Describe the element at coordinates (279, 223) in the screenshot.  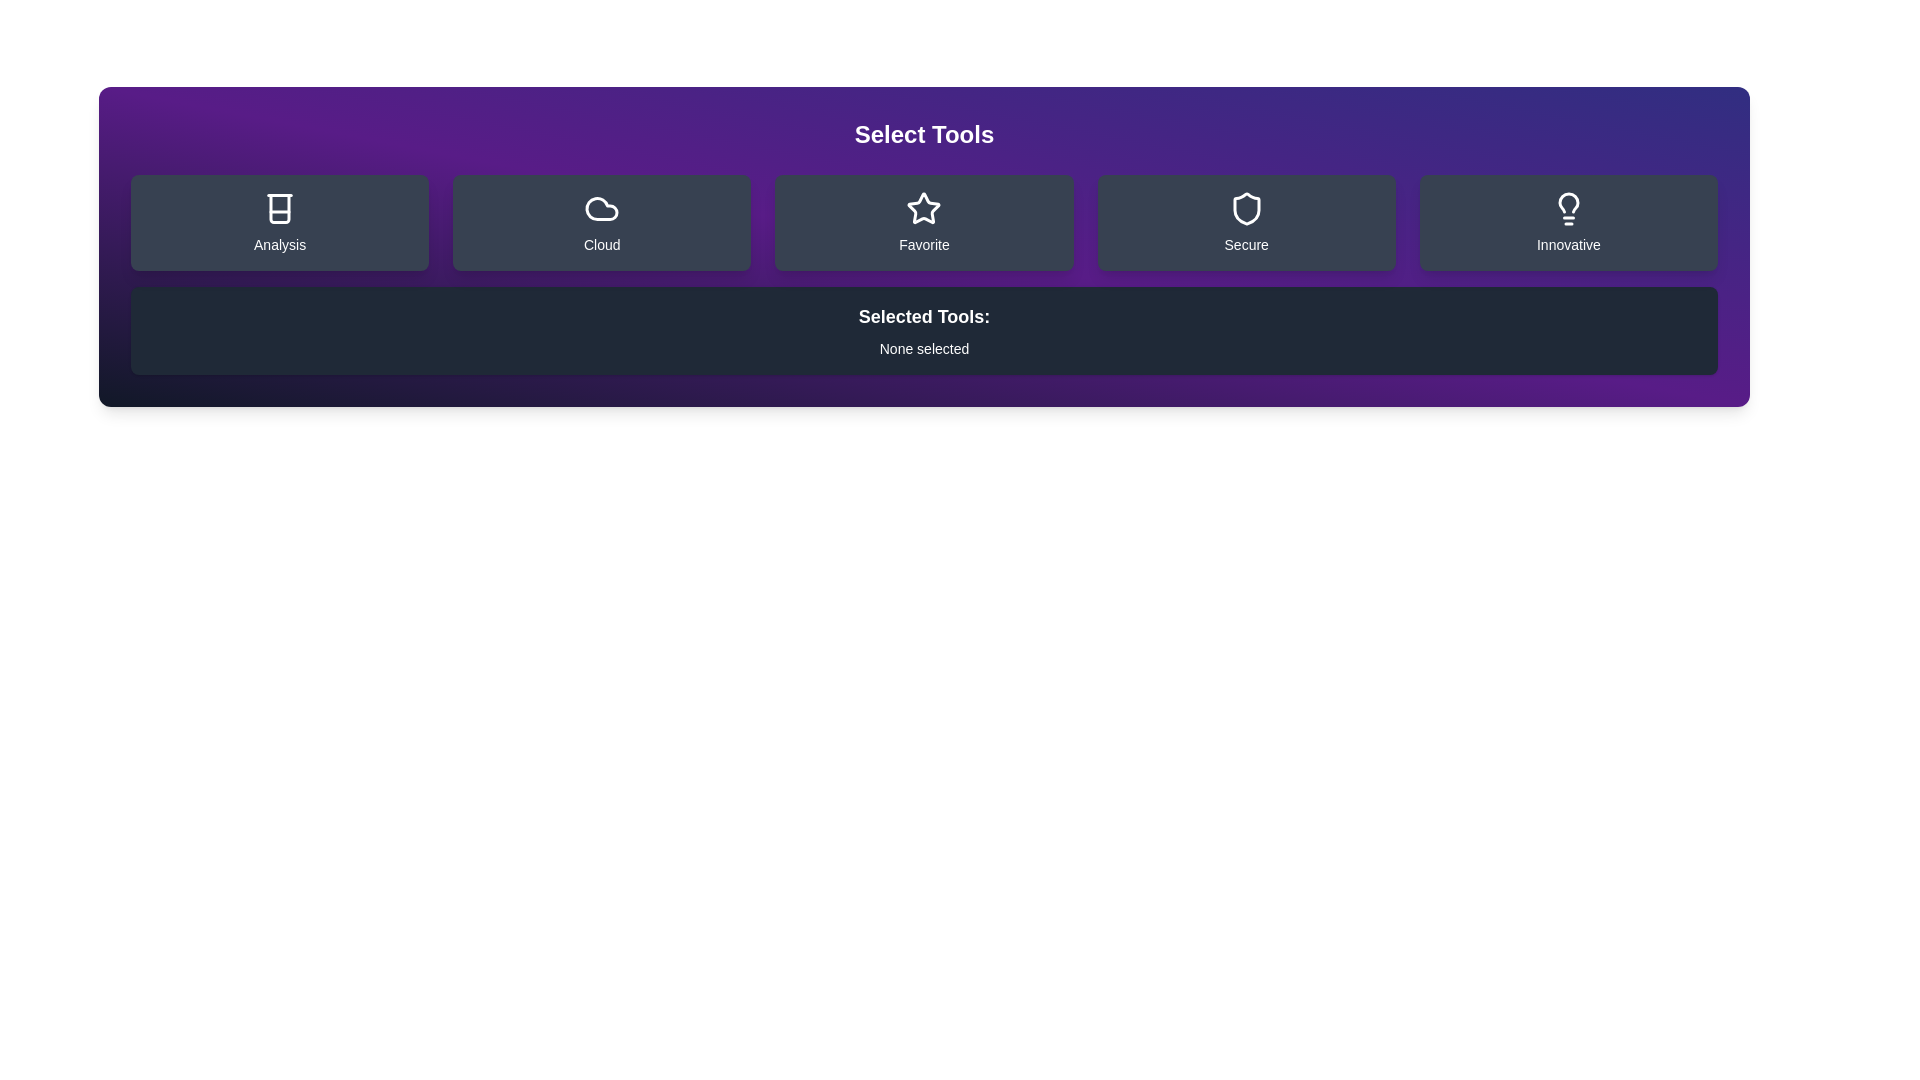
I see `the Interactive Button located on the far left of the grid layout, below the heading 'Select Tools'` at that location.